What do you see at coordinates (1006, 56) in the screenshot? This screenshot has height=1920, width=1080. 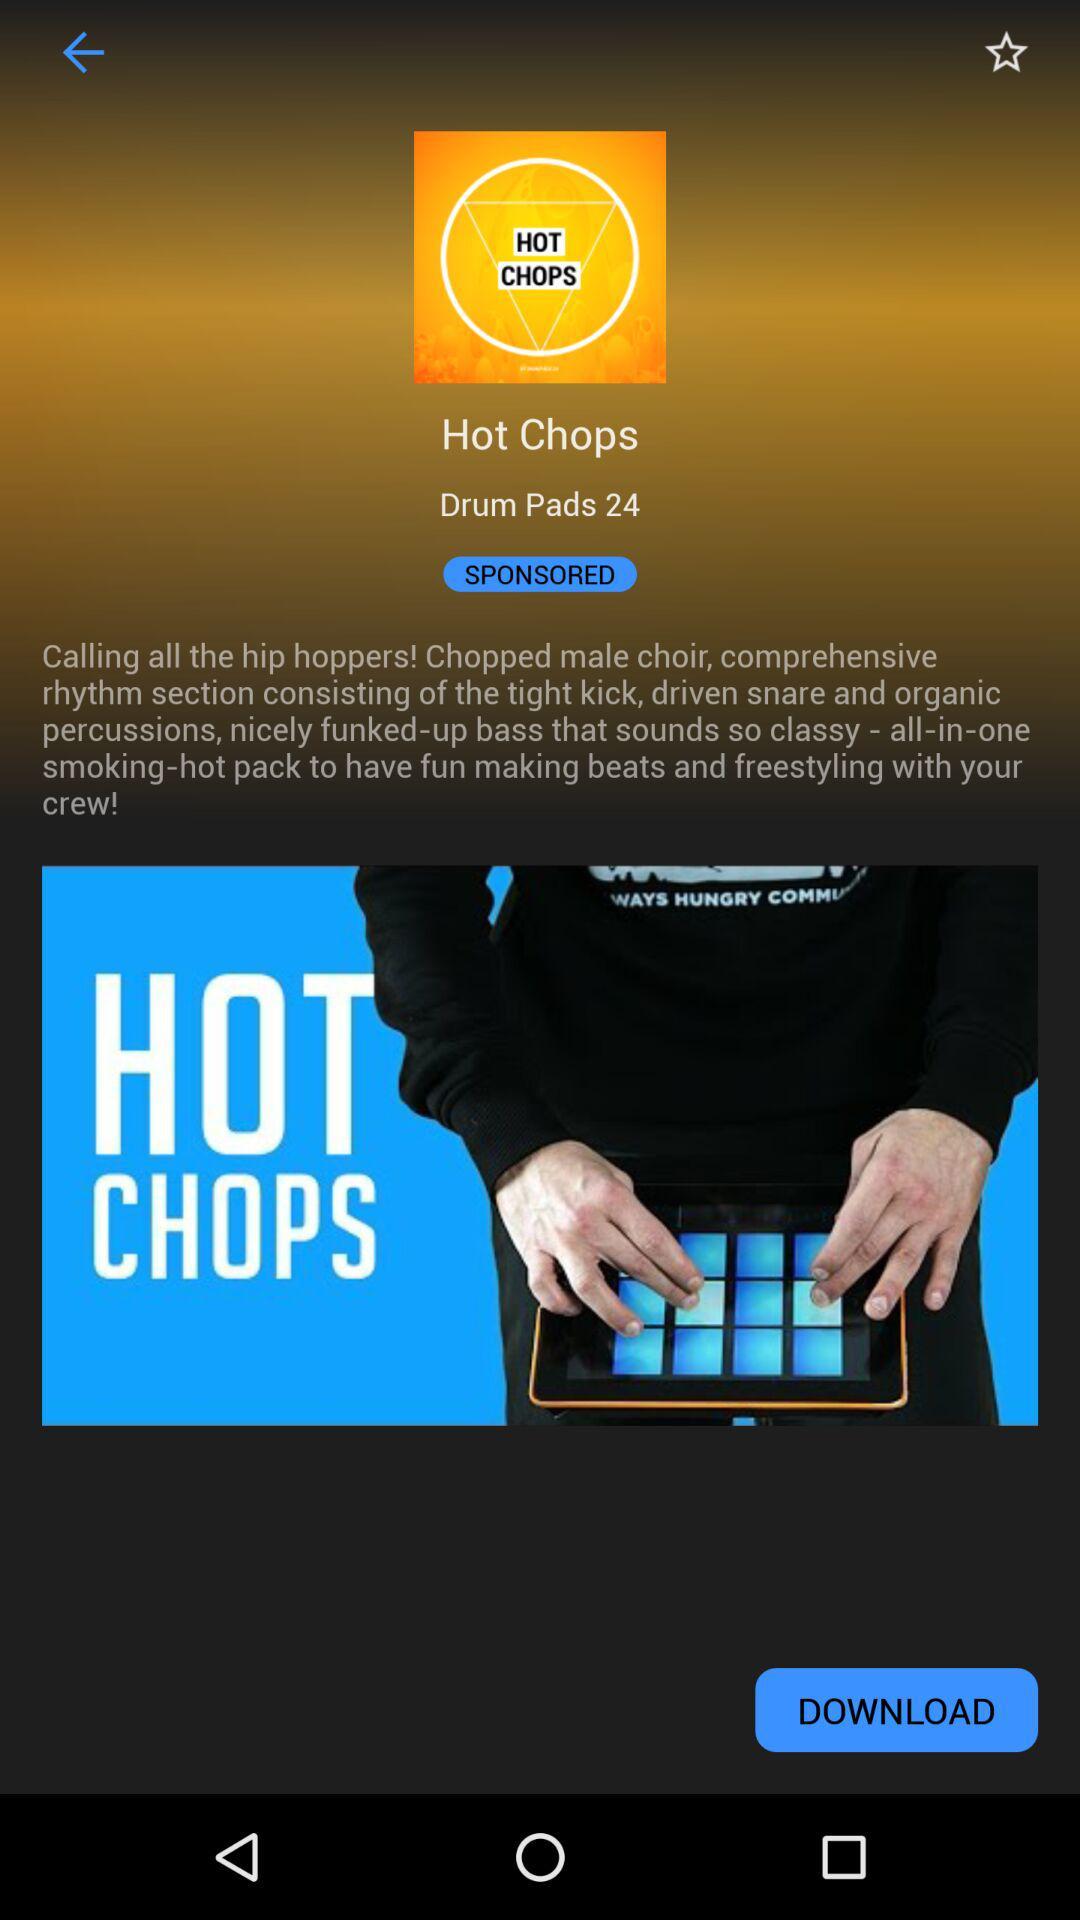 I see `the star icon` at bounding box center [1006, 56].